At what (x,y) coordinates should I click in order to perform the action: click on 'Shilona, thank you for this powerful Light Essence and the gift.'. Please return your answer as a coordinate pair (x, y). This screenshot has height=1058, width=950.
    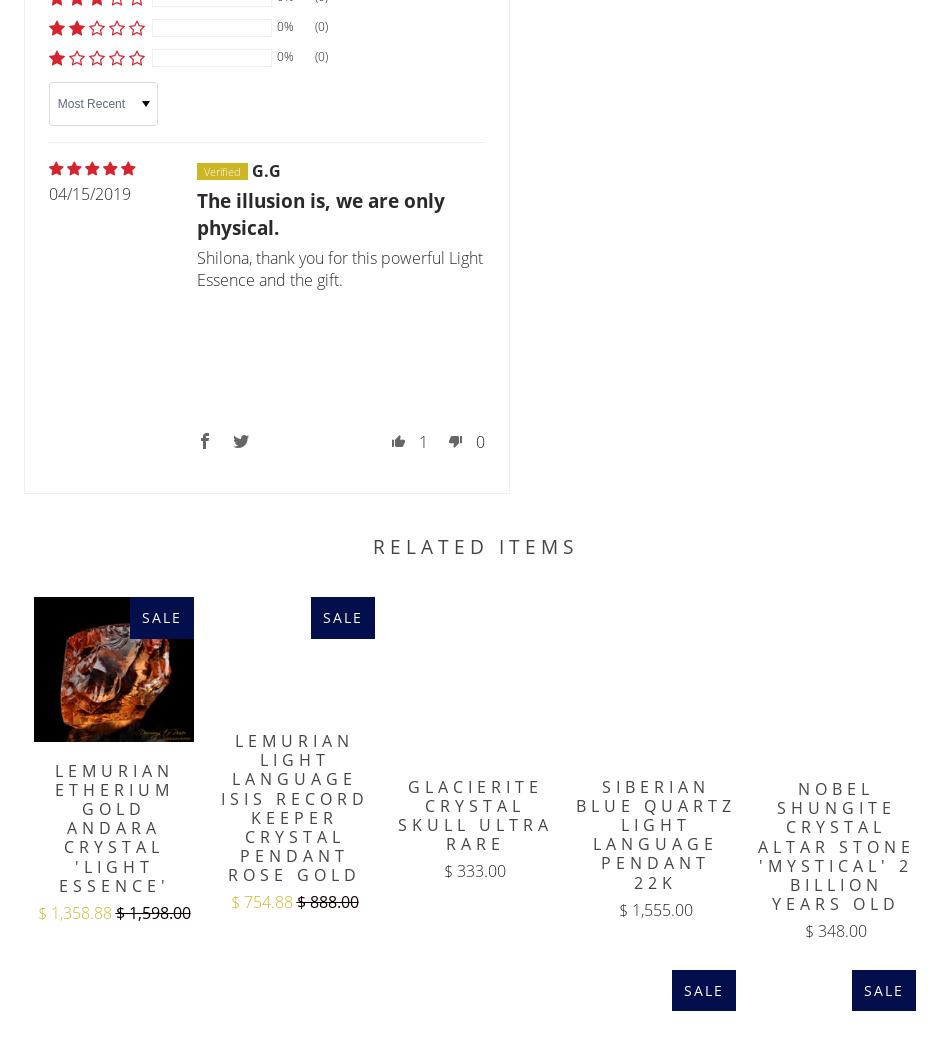
    Looking at the image, I should click on (337, 266).